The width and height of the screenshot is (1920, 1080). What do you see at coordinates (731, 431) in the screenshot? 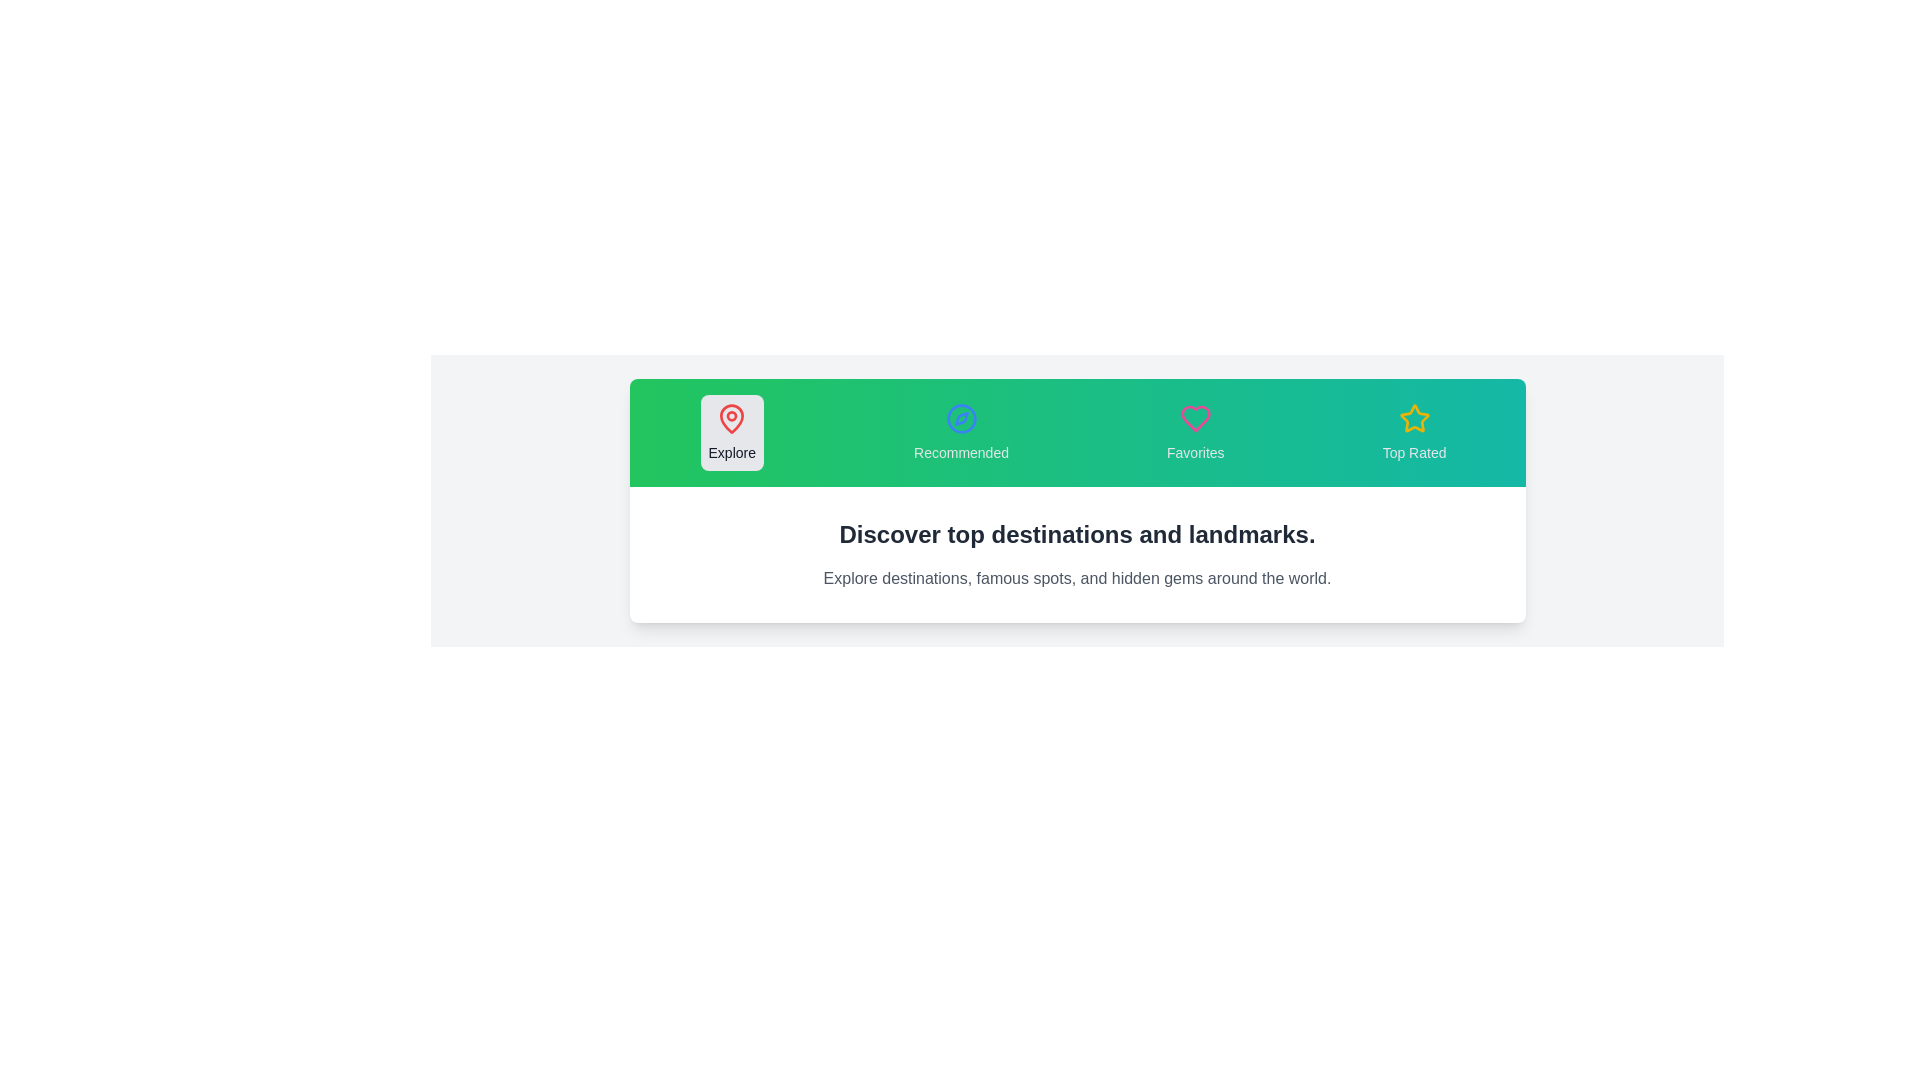
I see `the tab labeled Explore to observe its hover effect` at bounding box center [731, 431].